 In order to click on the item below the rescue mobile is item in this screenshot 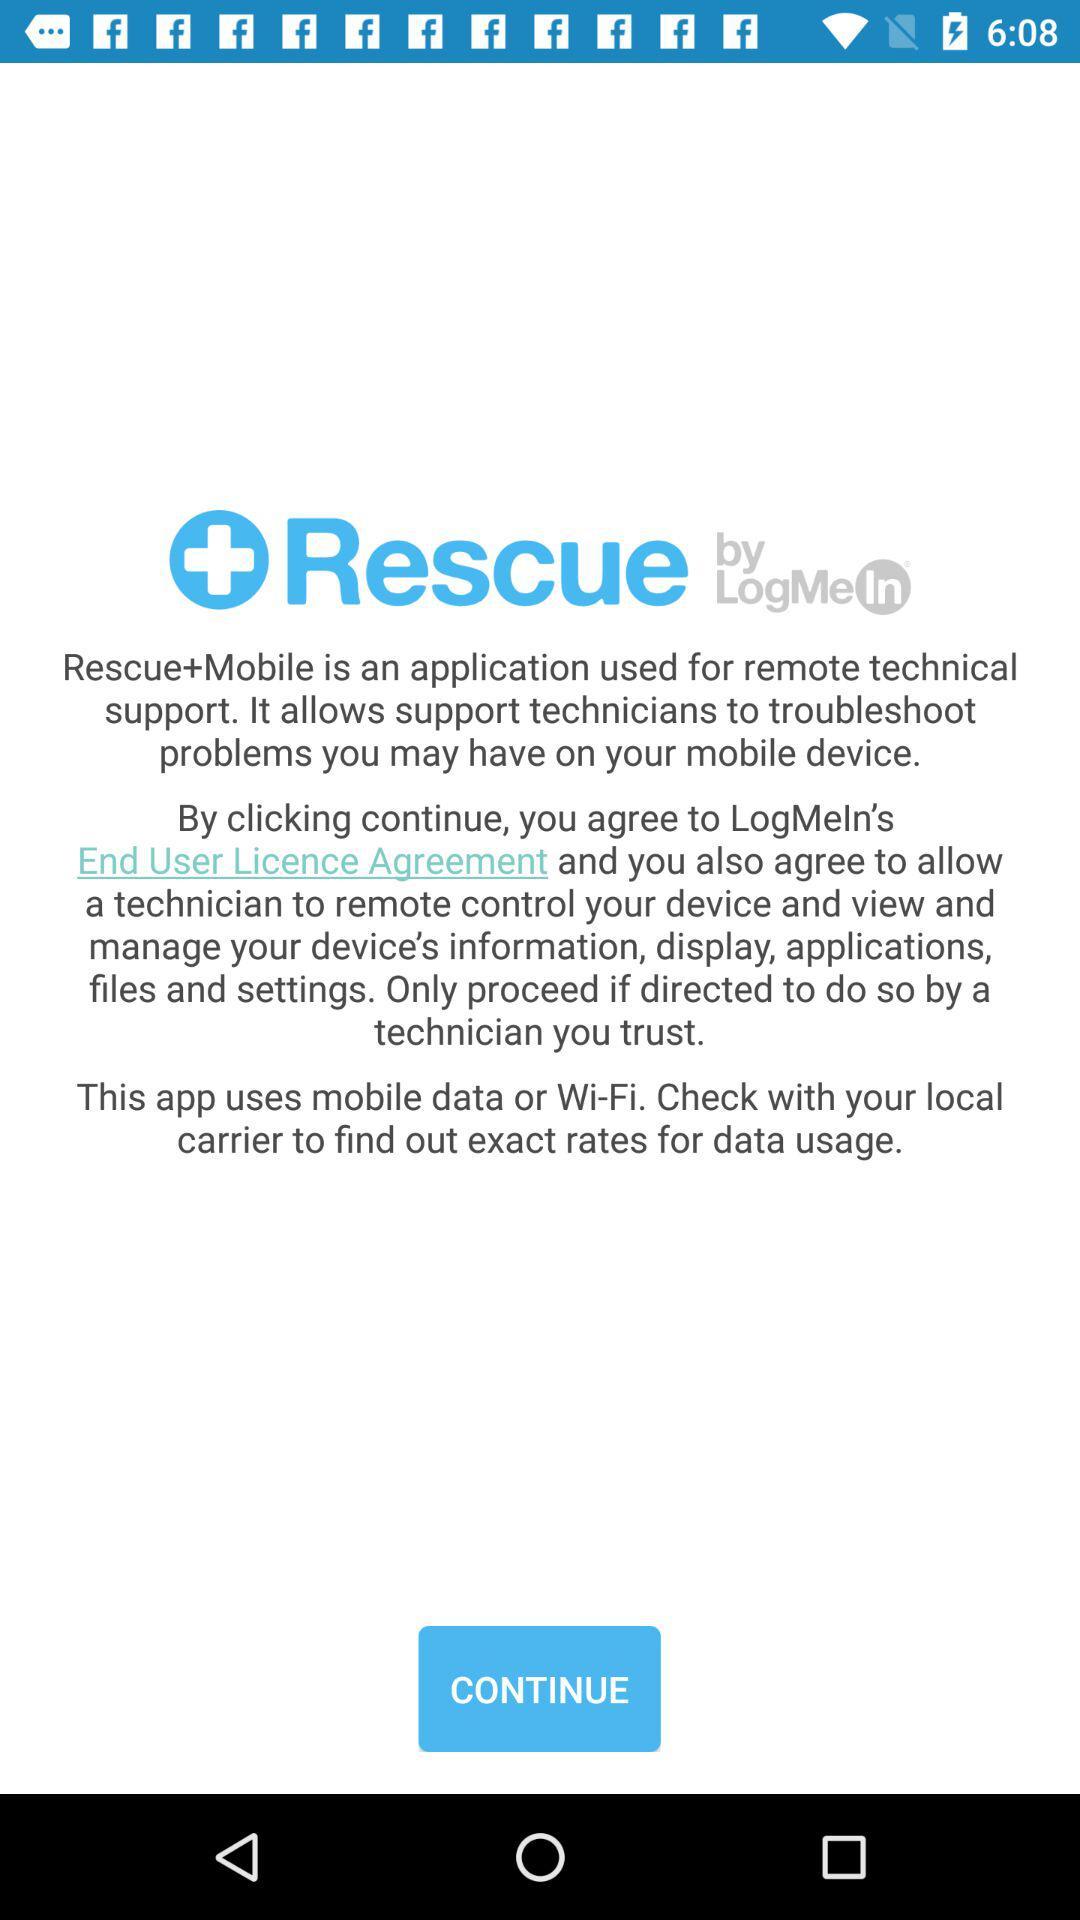, I will do `click(540, 922)`.